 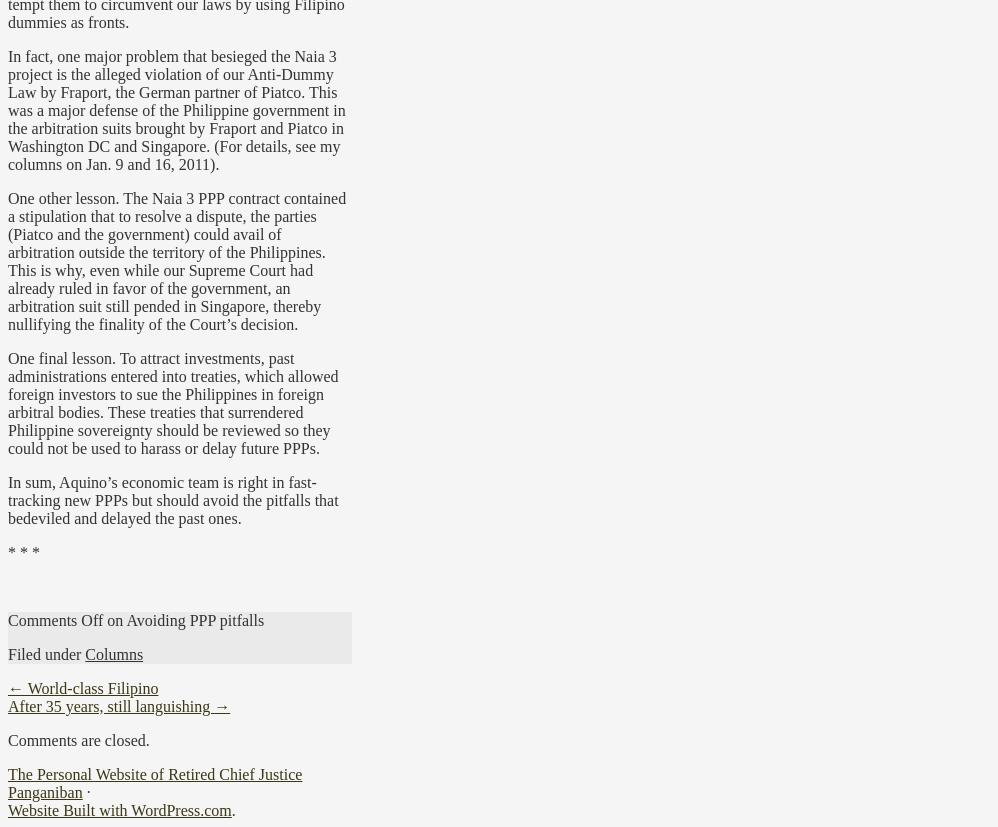 What do you see at coordinates (23, 550) in the screenshot?
I see `'* * *'` at bounding box center [23, 550].